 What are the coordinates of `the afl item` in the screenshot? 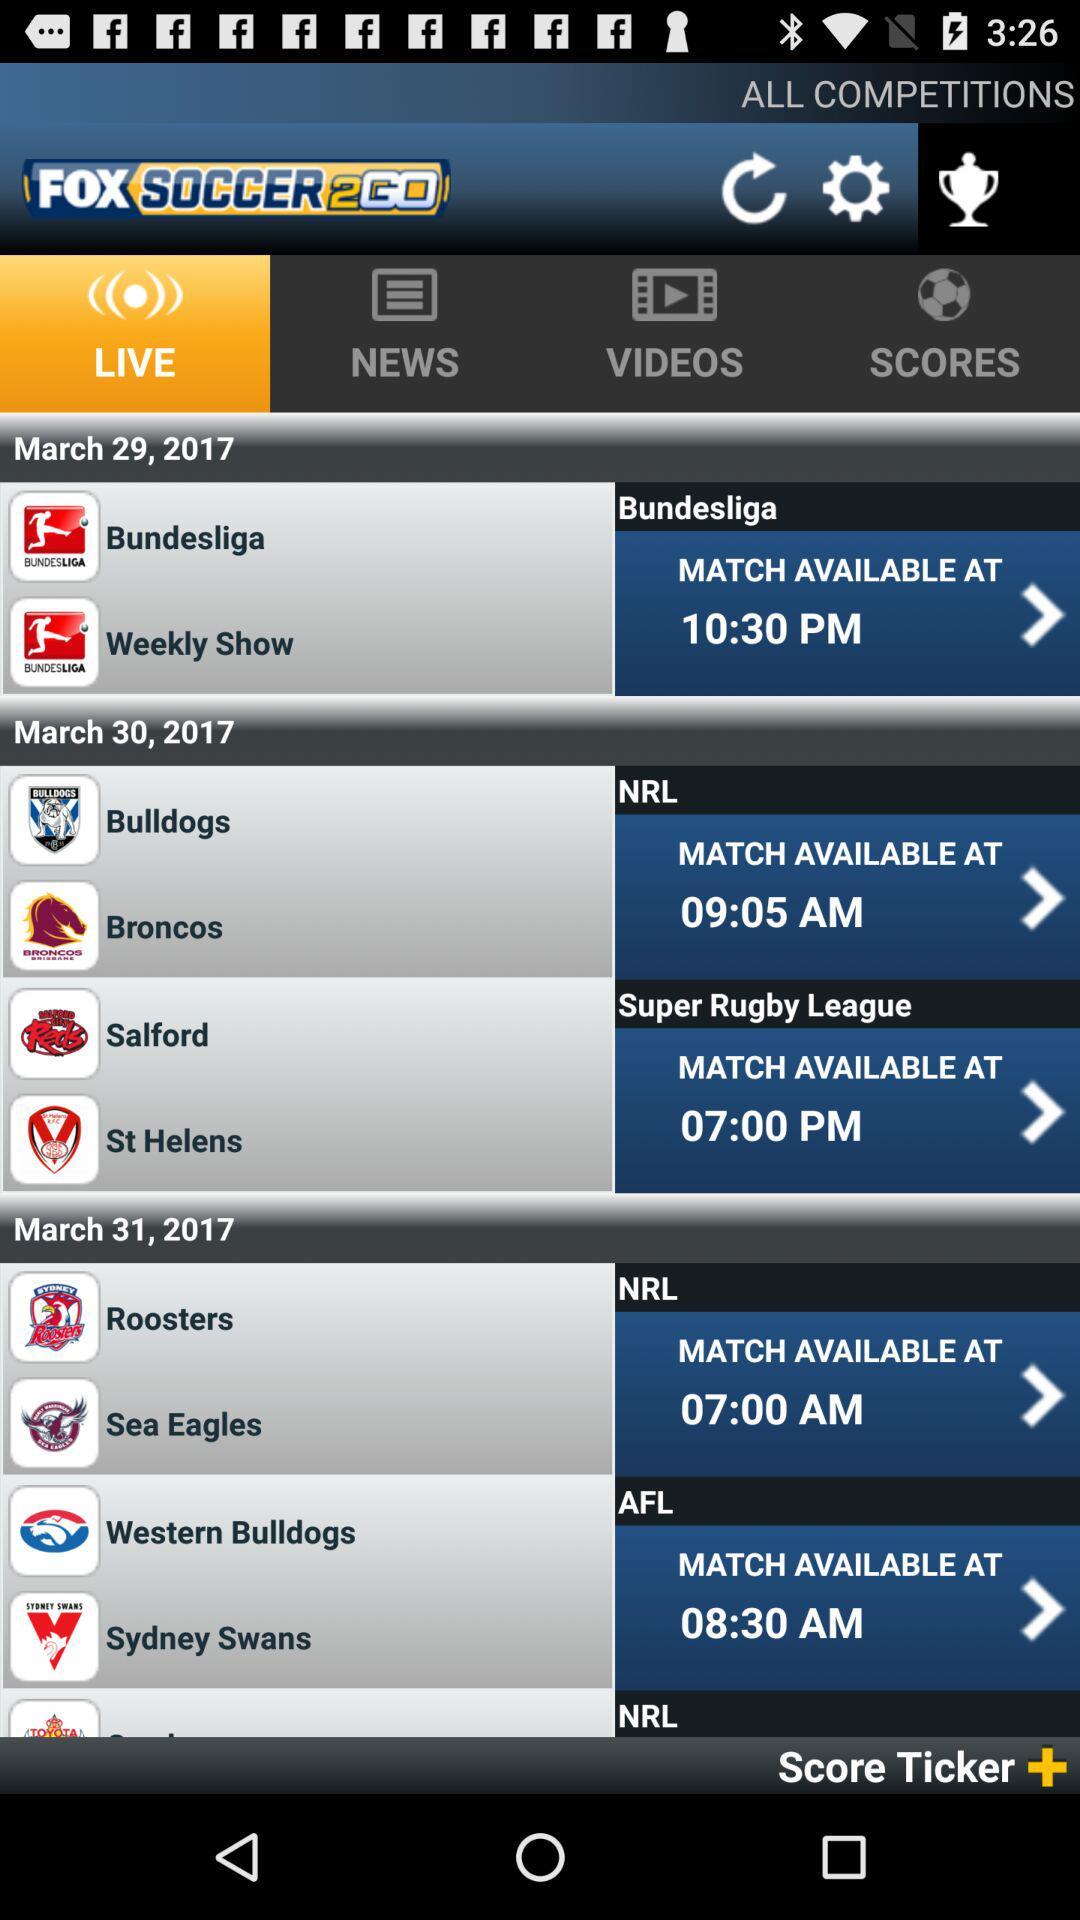 It's located at (847, 1501).